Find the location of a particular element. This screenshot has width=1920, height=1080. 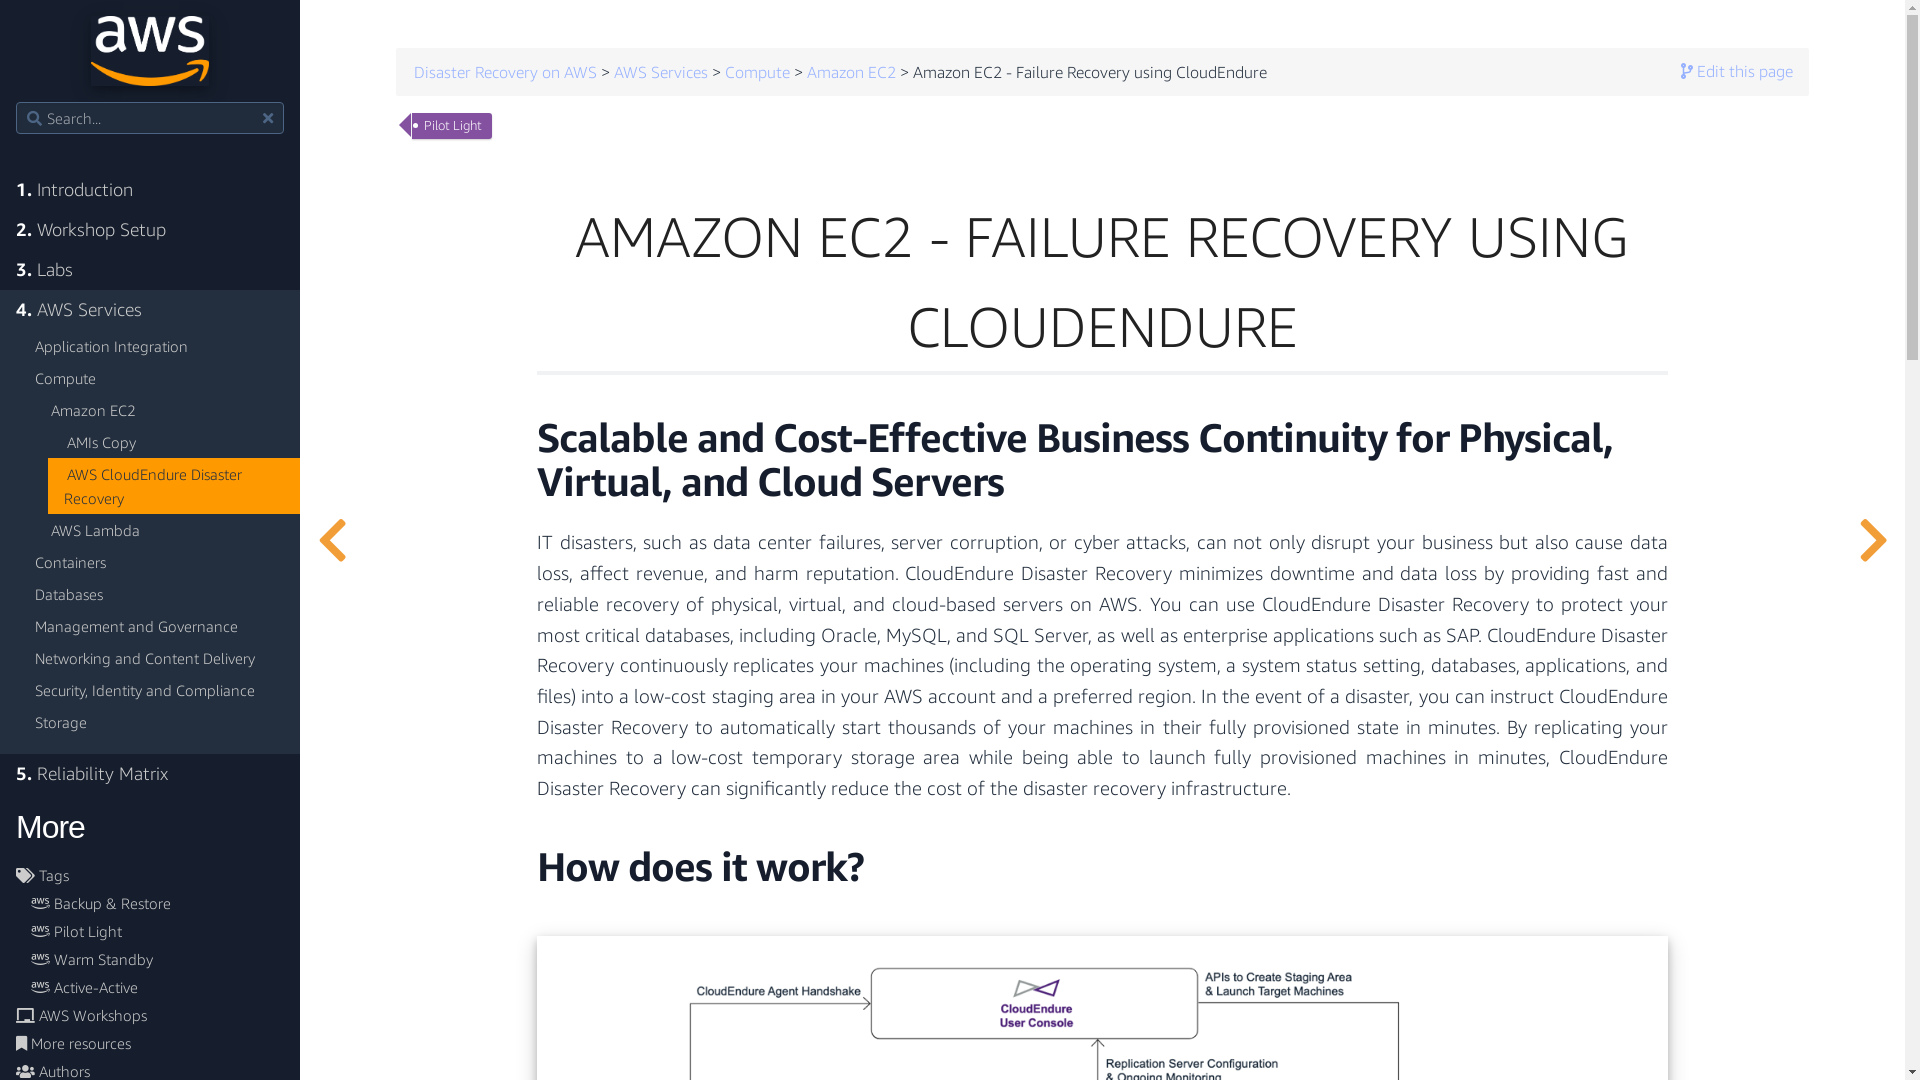

'Containers' is located at coordinates (157, 562).